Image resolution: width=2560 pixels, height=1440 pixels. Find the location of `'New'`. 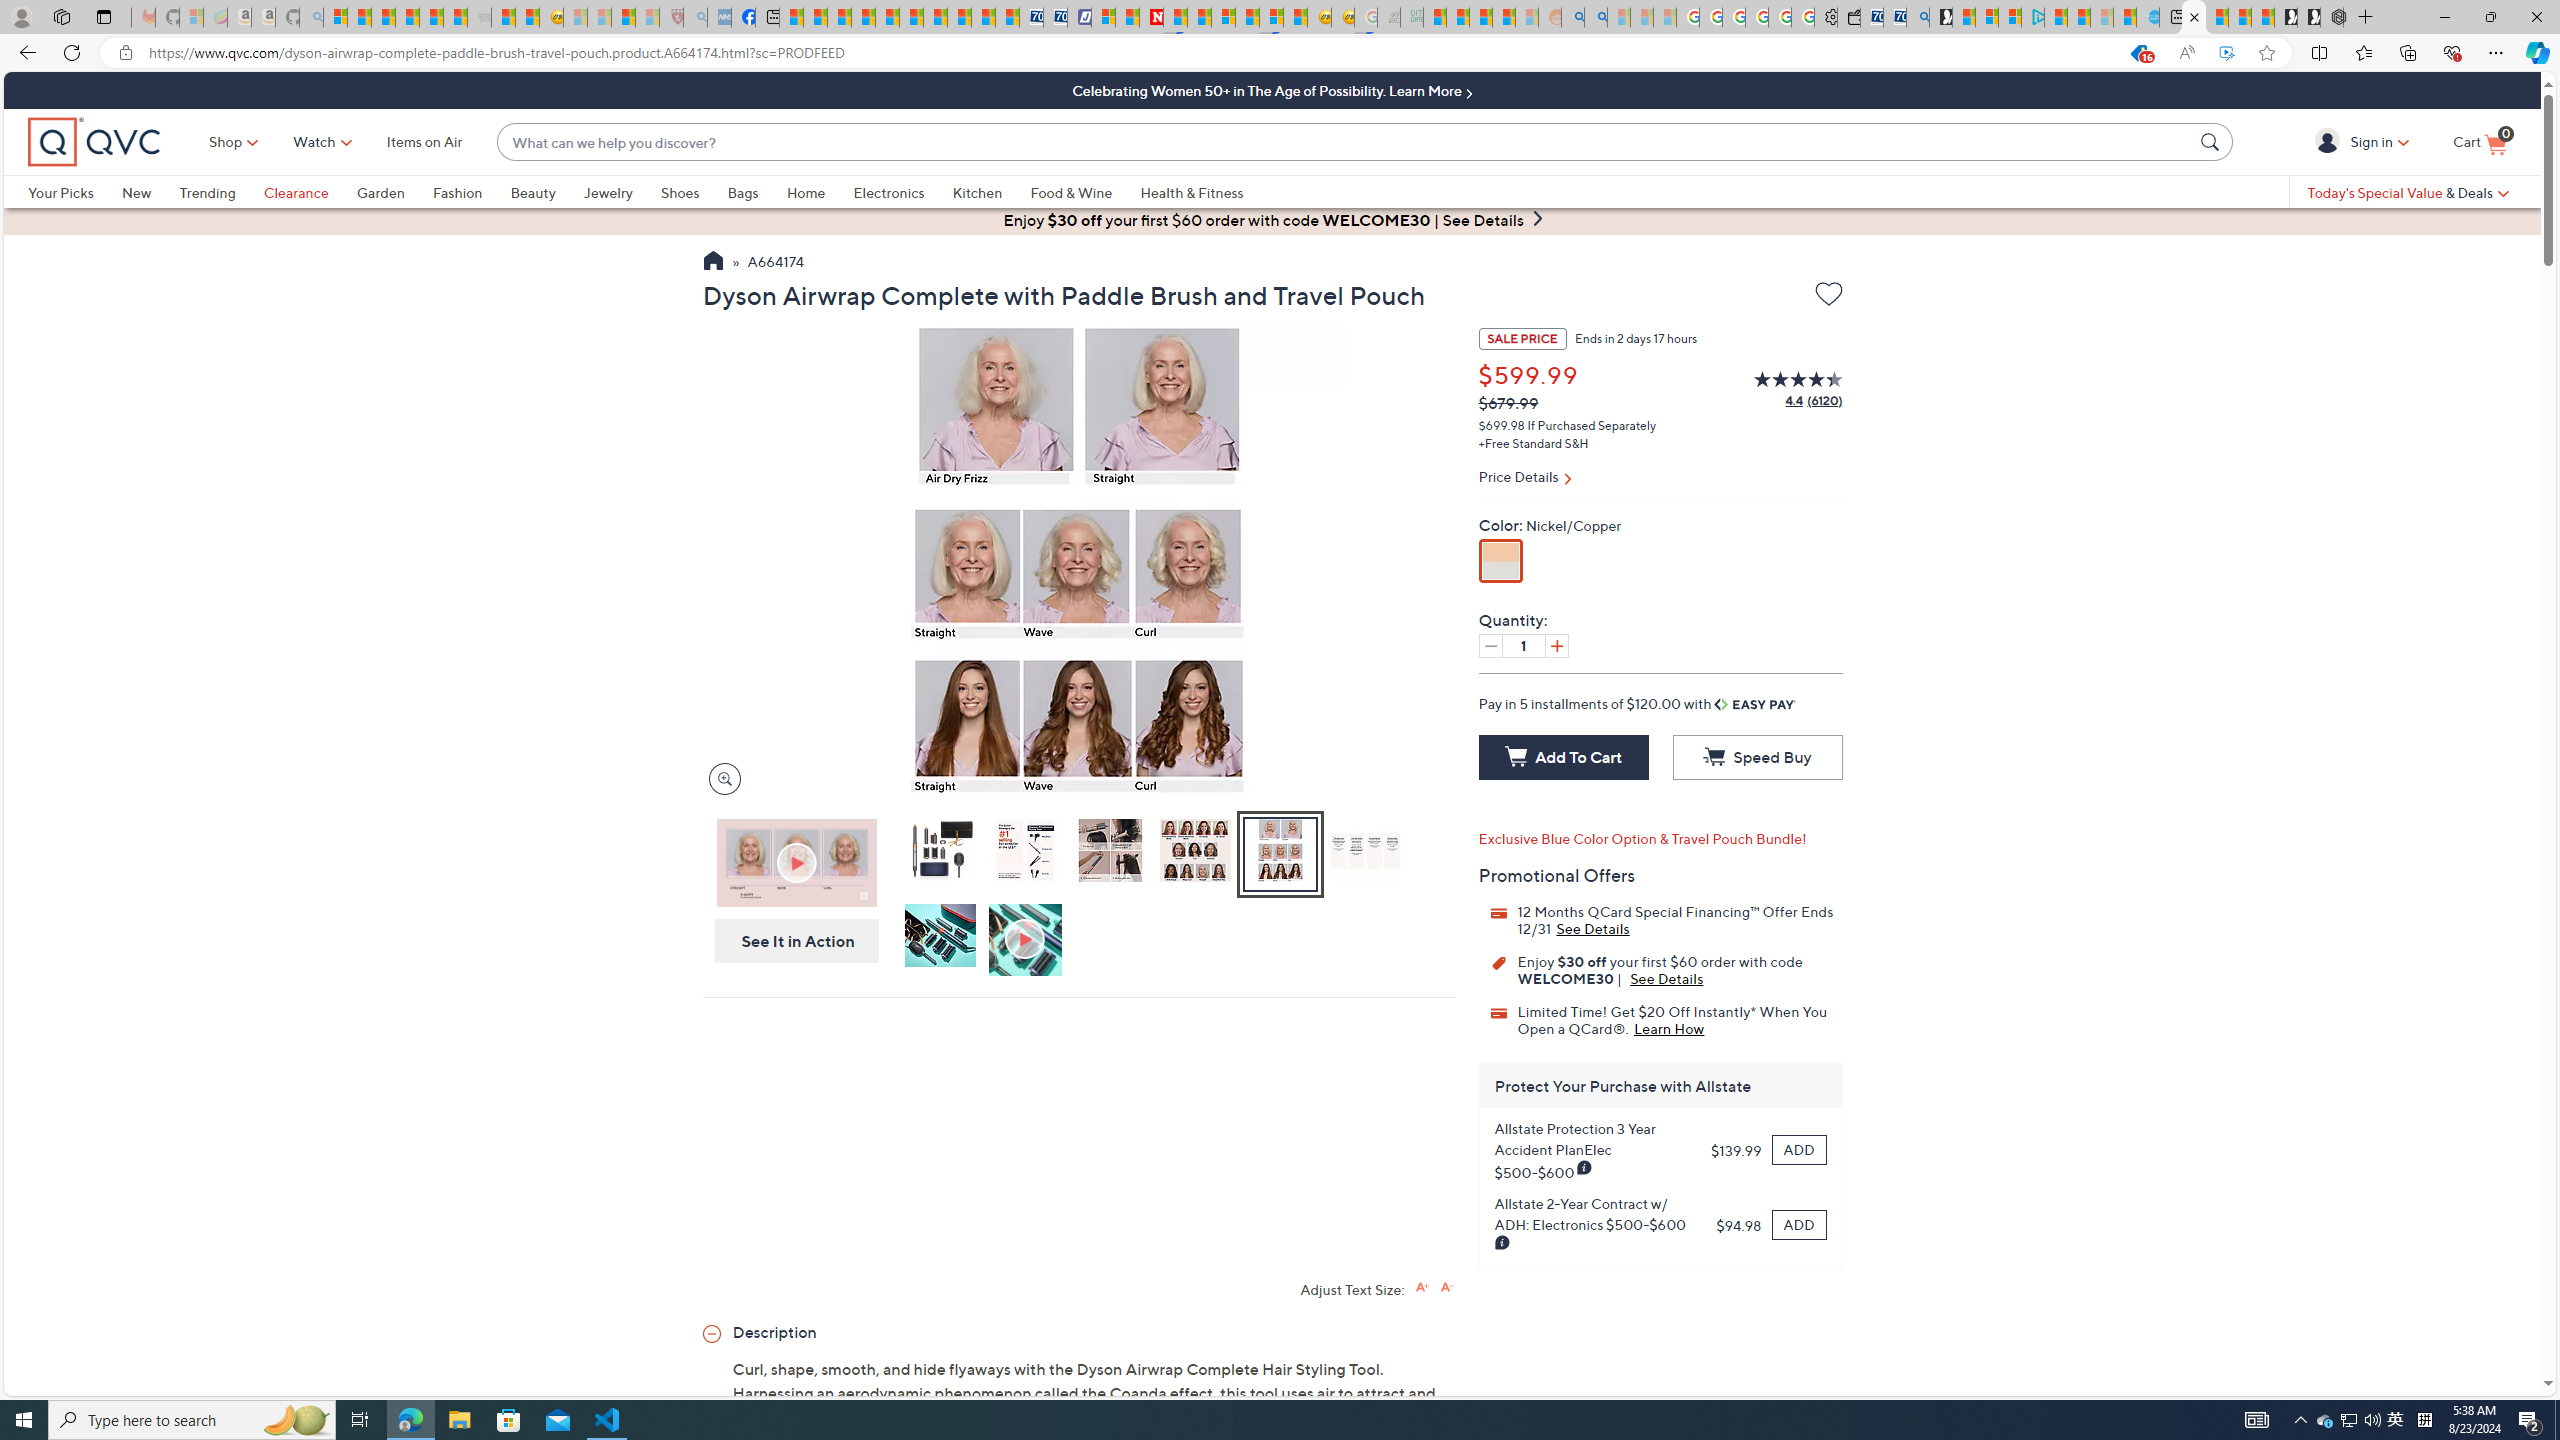

'New' is located at coordinates (134, 191).